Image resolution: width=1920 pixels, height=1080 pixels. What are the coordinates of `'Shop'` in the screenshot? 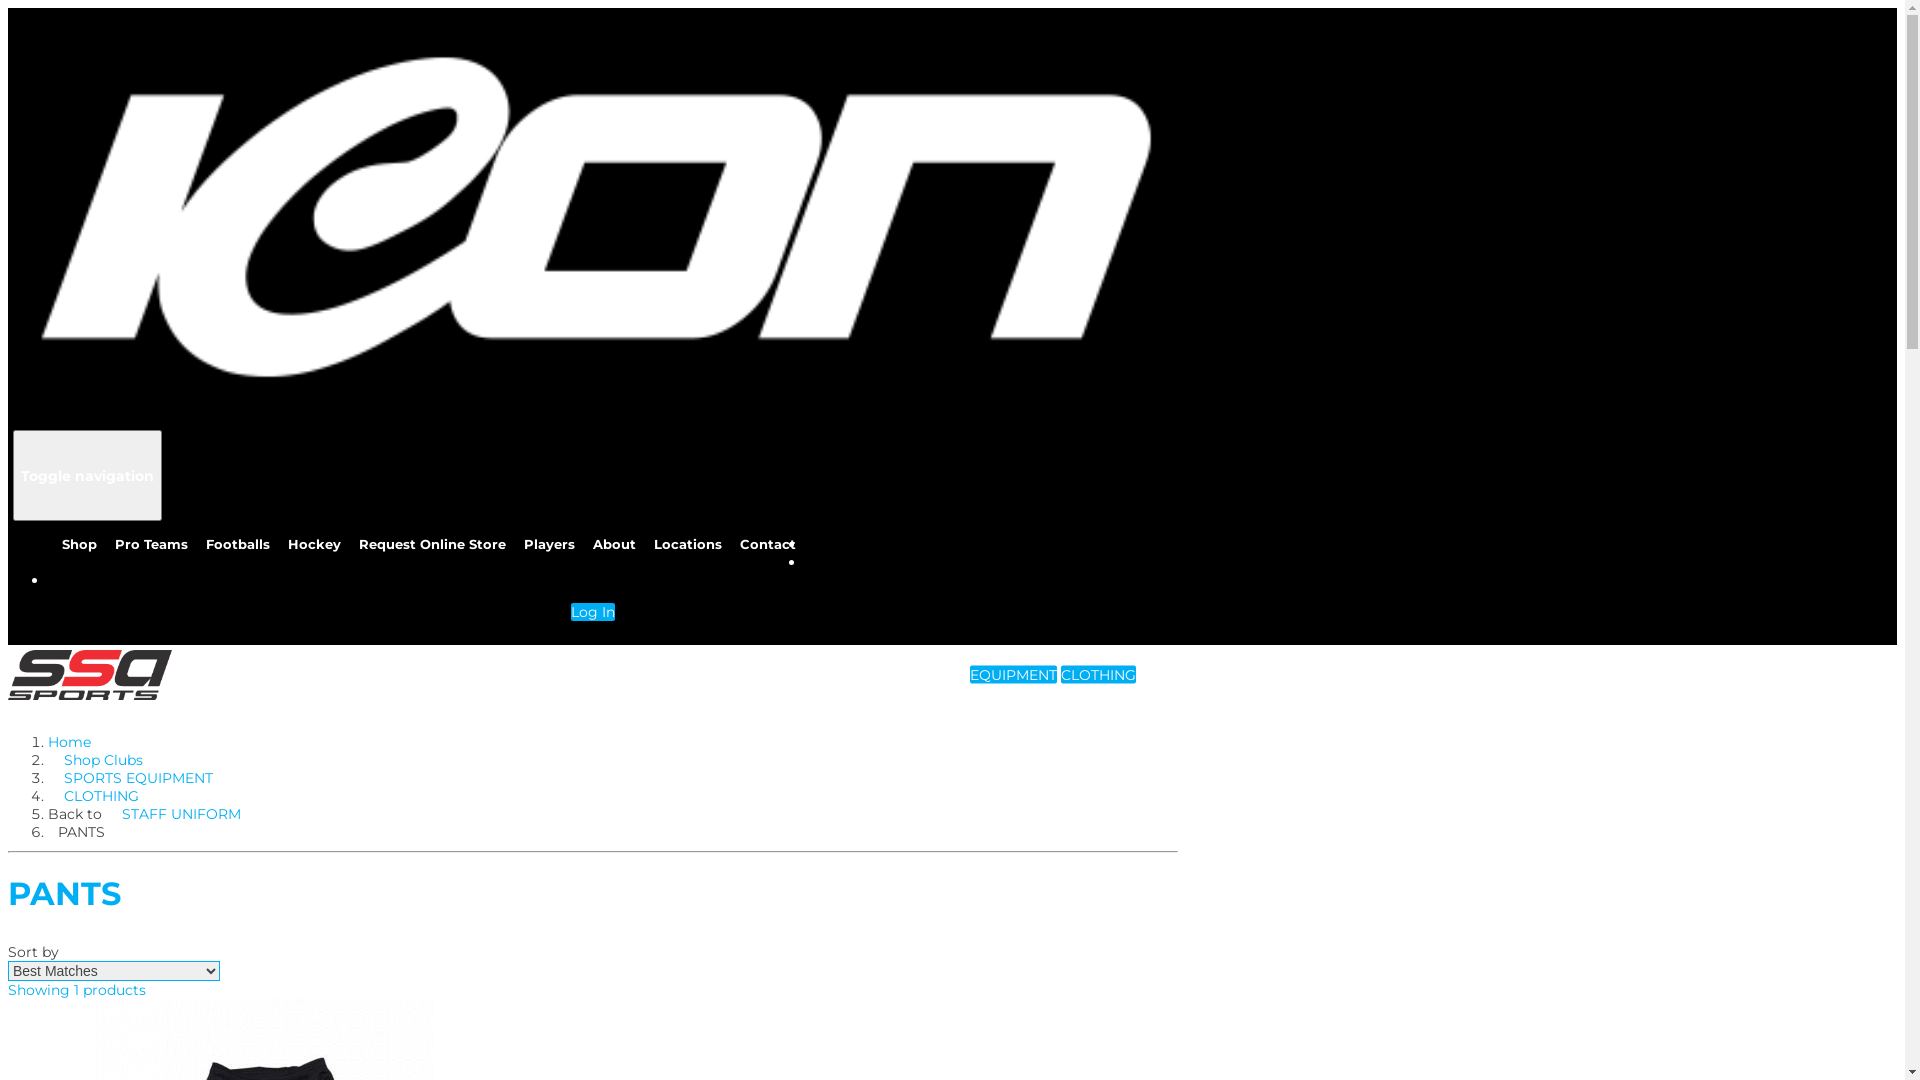 It's located at (79, 546).